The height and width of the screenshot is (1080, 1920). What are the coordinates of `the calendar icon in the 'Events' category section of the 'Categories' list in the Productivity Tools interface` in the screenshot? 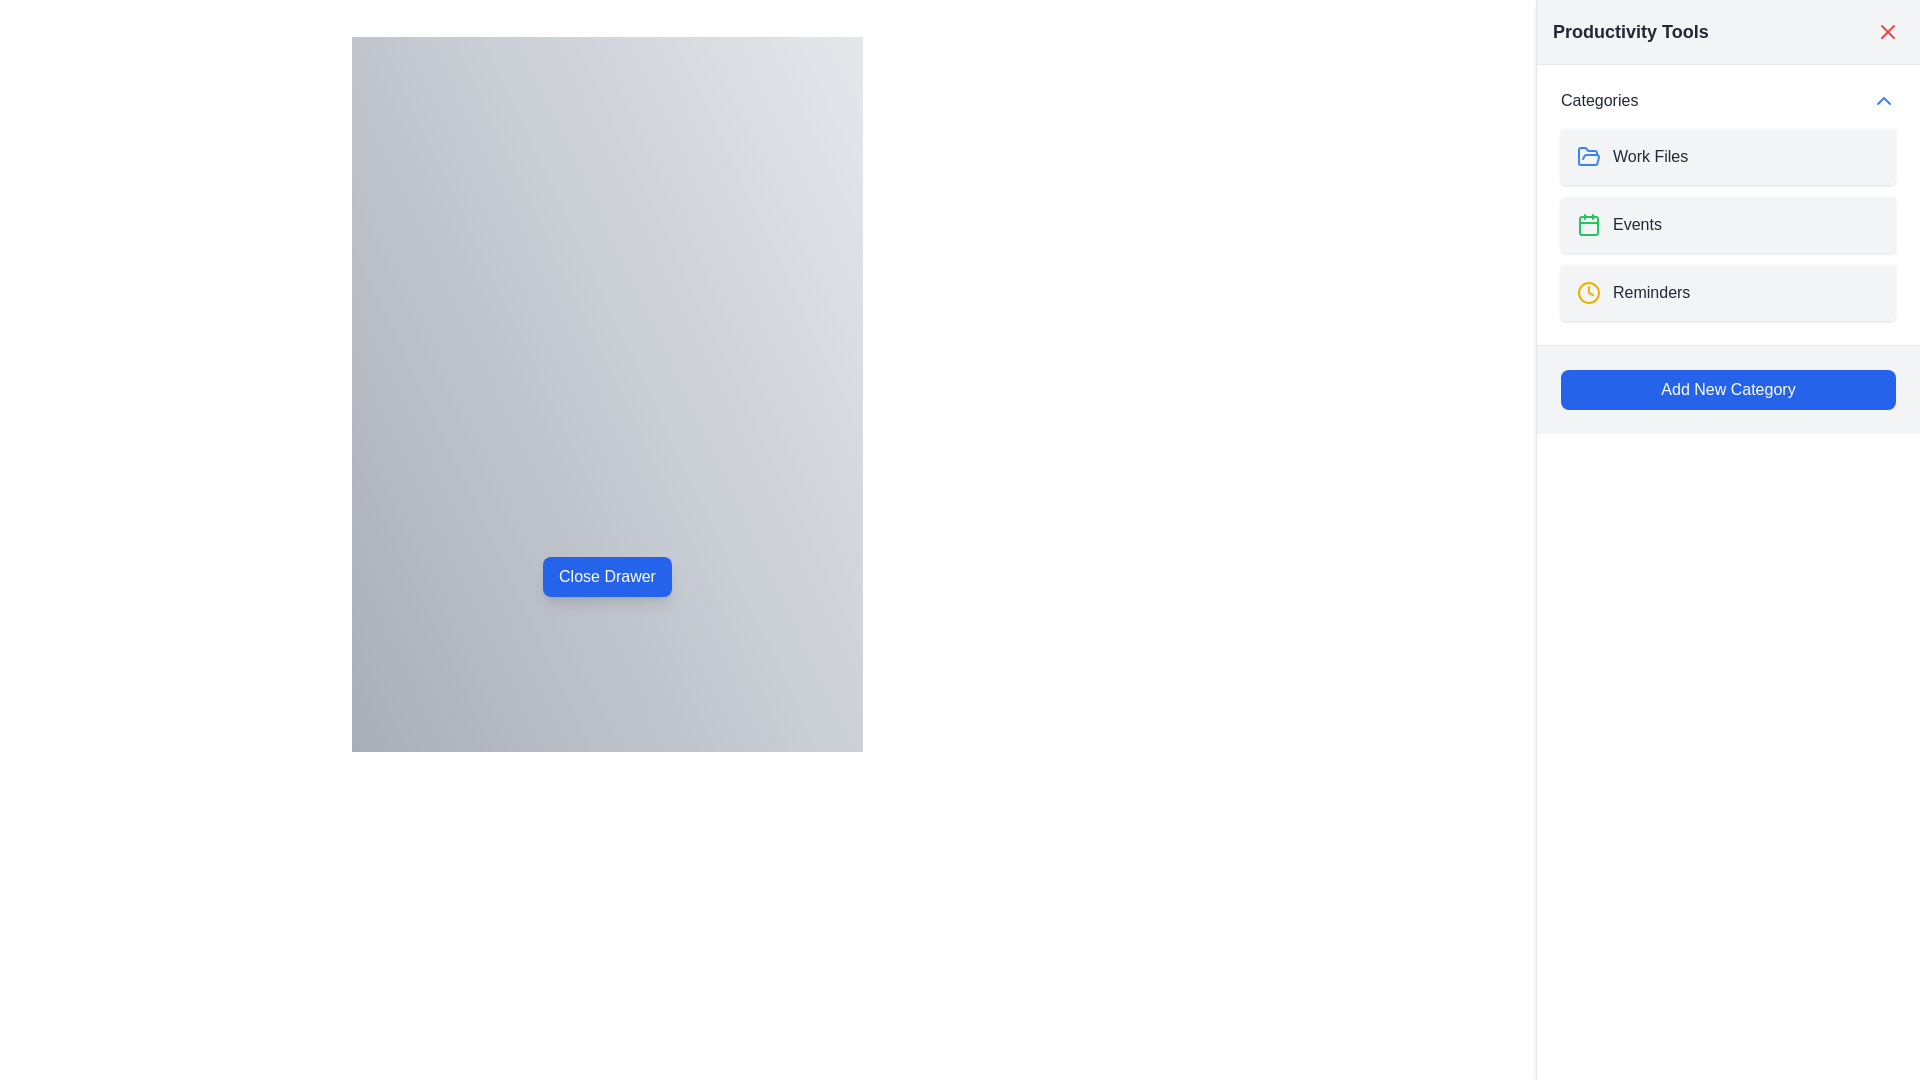 It's located at (1587, 224).